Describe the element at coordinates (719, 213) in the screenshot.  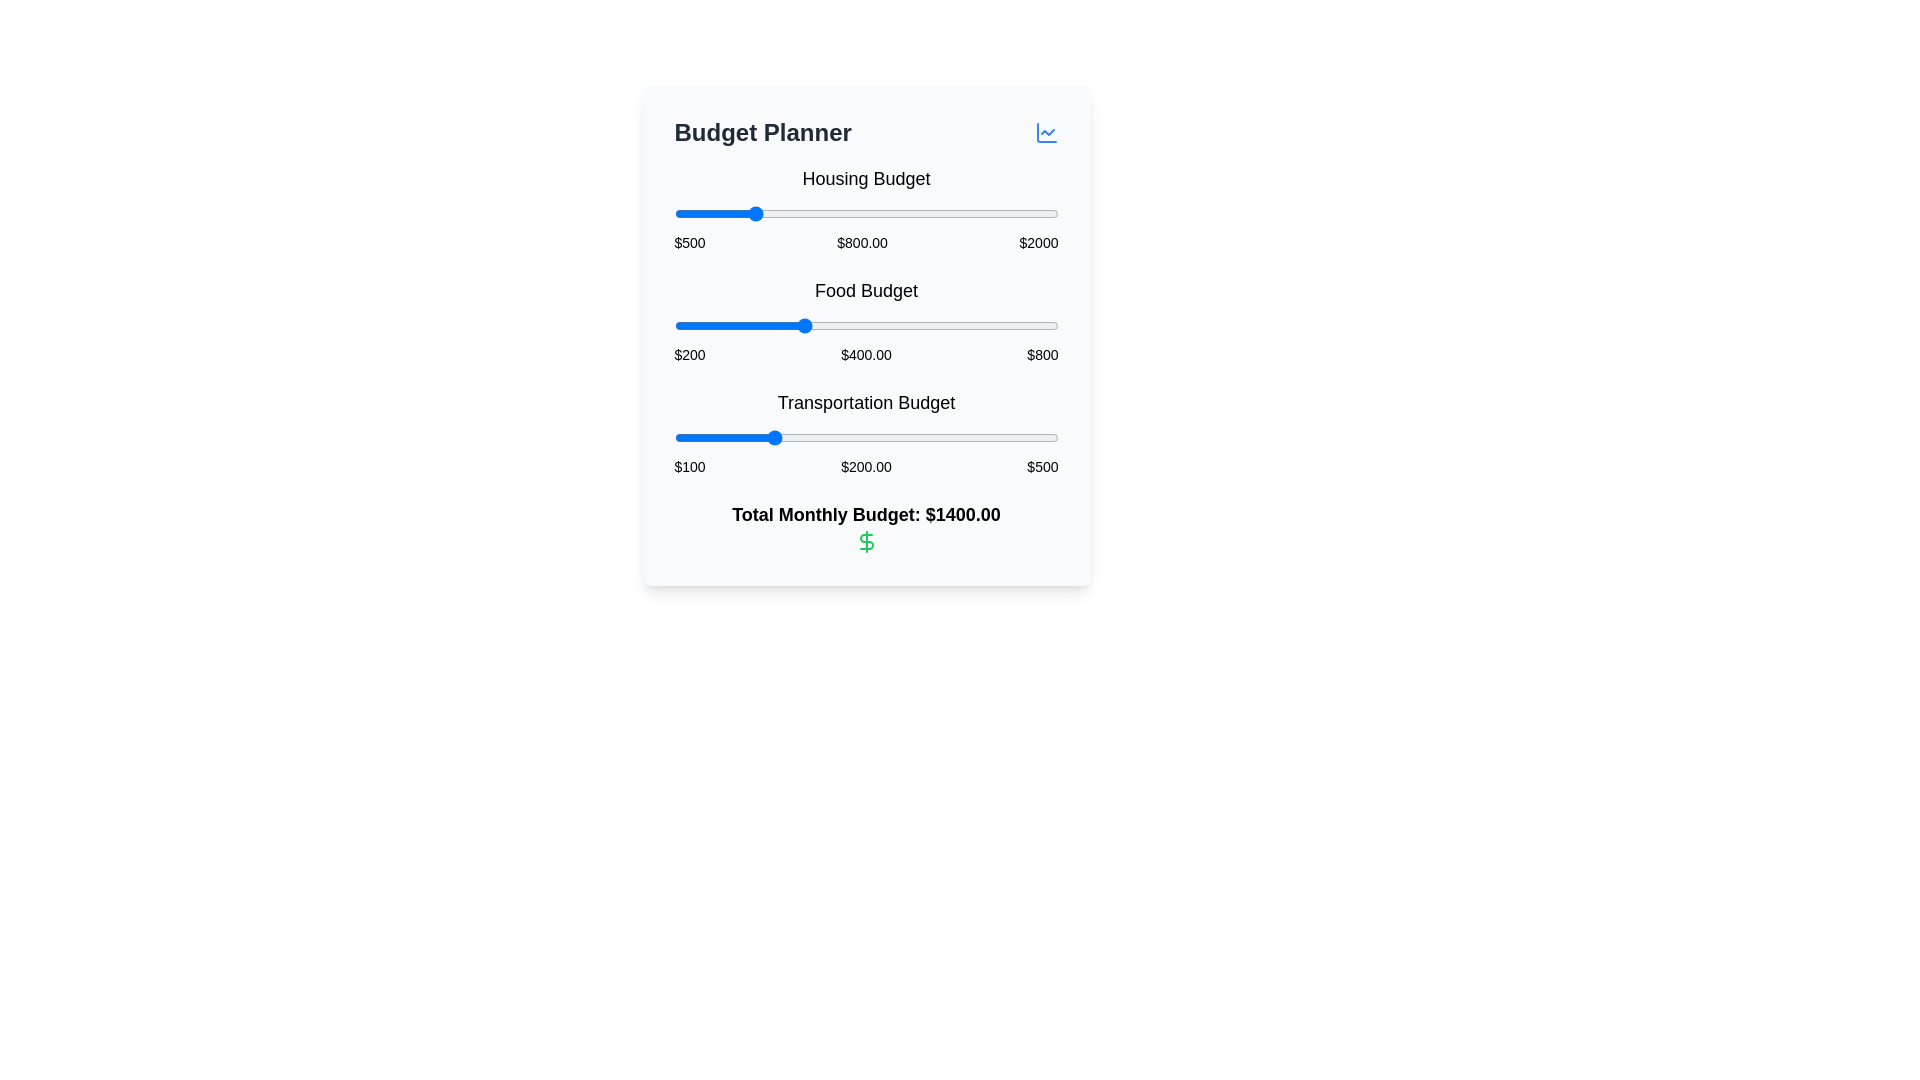
I see `the housing budget slider` at that location.